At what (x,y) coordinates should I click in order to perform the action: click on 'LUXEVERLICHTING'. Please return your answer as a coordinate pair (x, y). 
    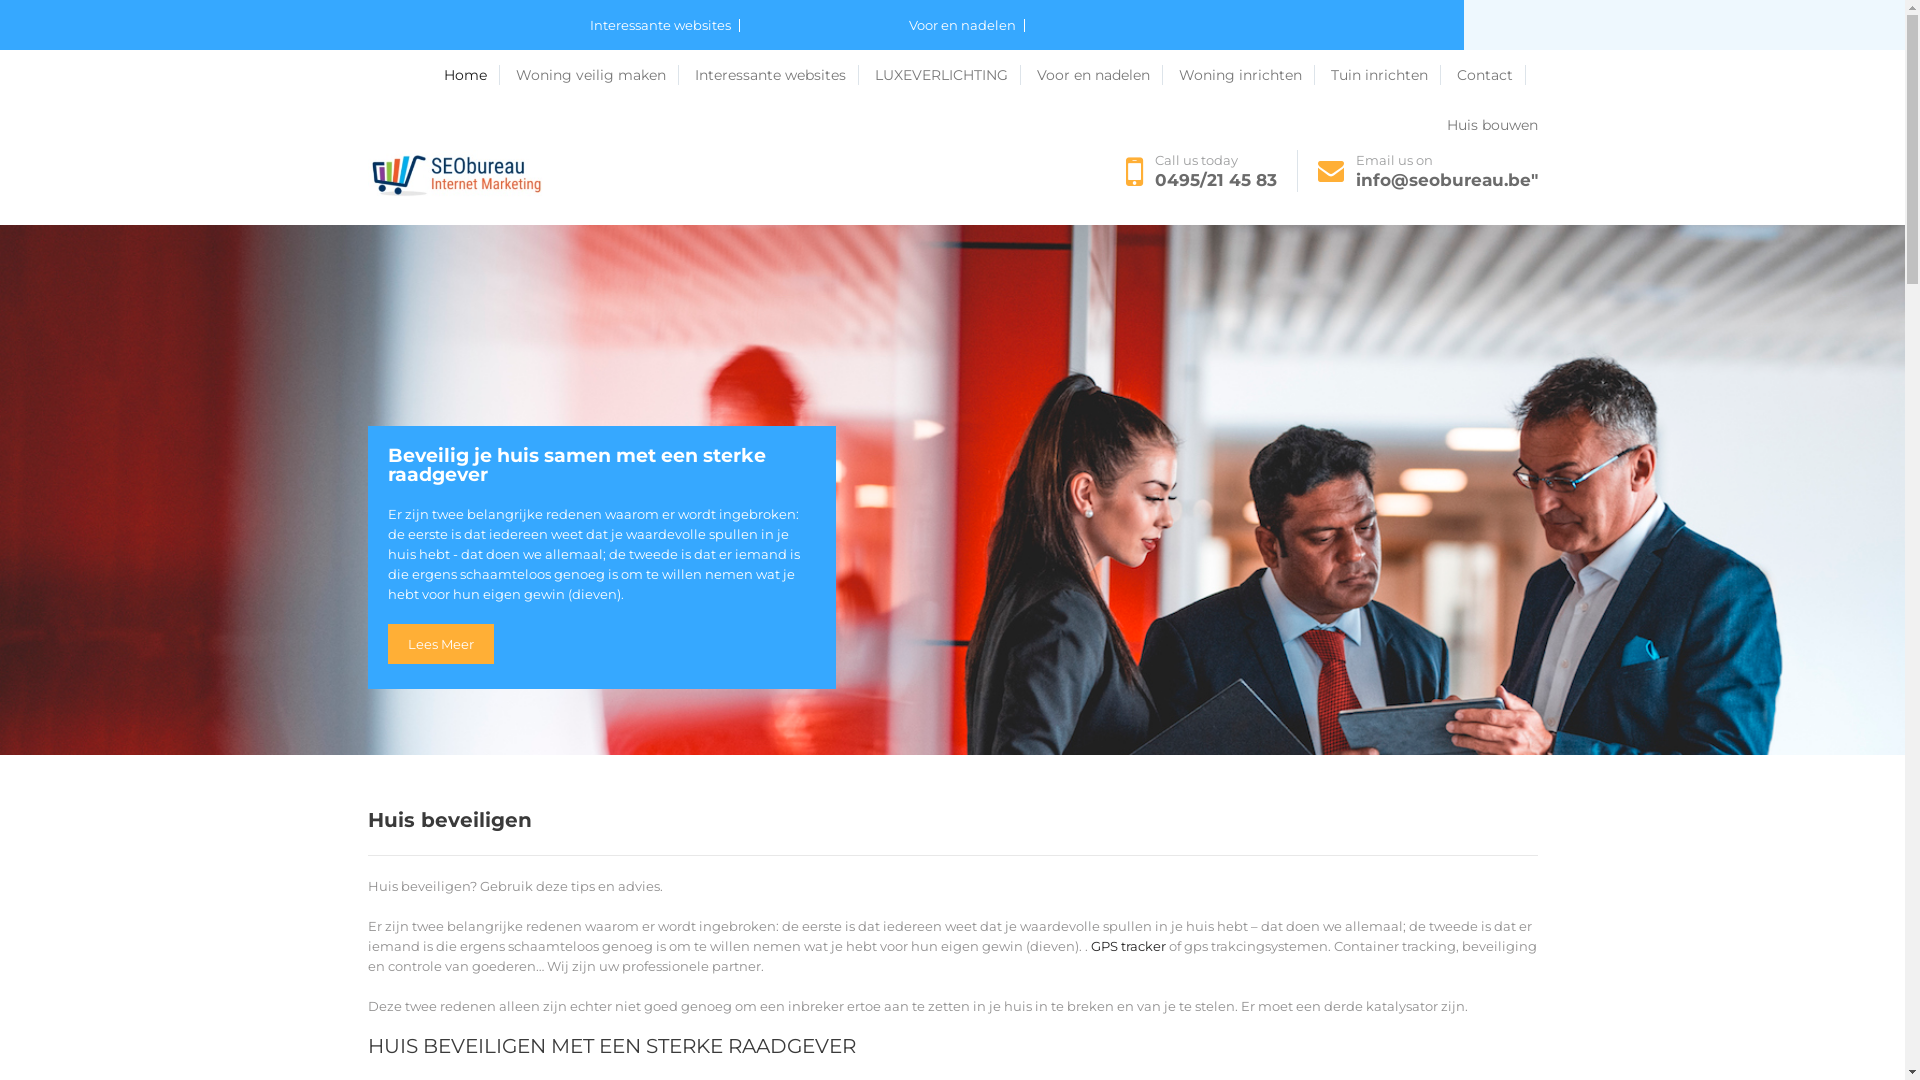
    Looking at the image, I should click on (945, 73).